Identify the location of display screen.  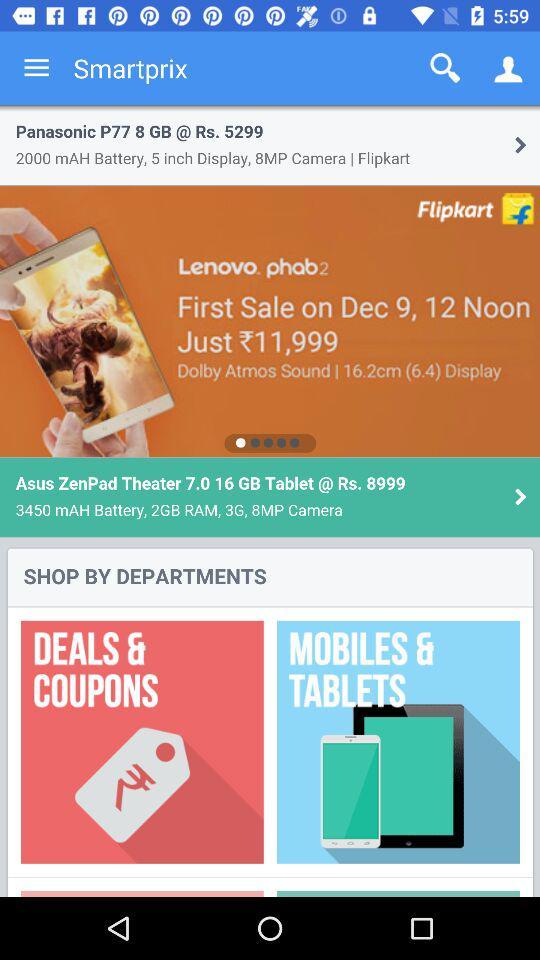
(270, 500).